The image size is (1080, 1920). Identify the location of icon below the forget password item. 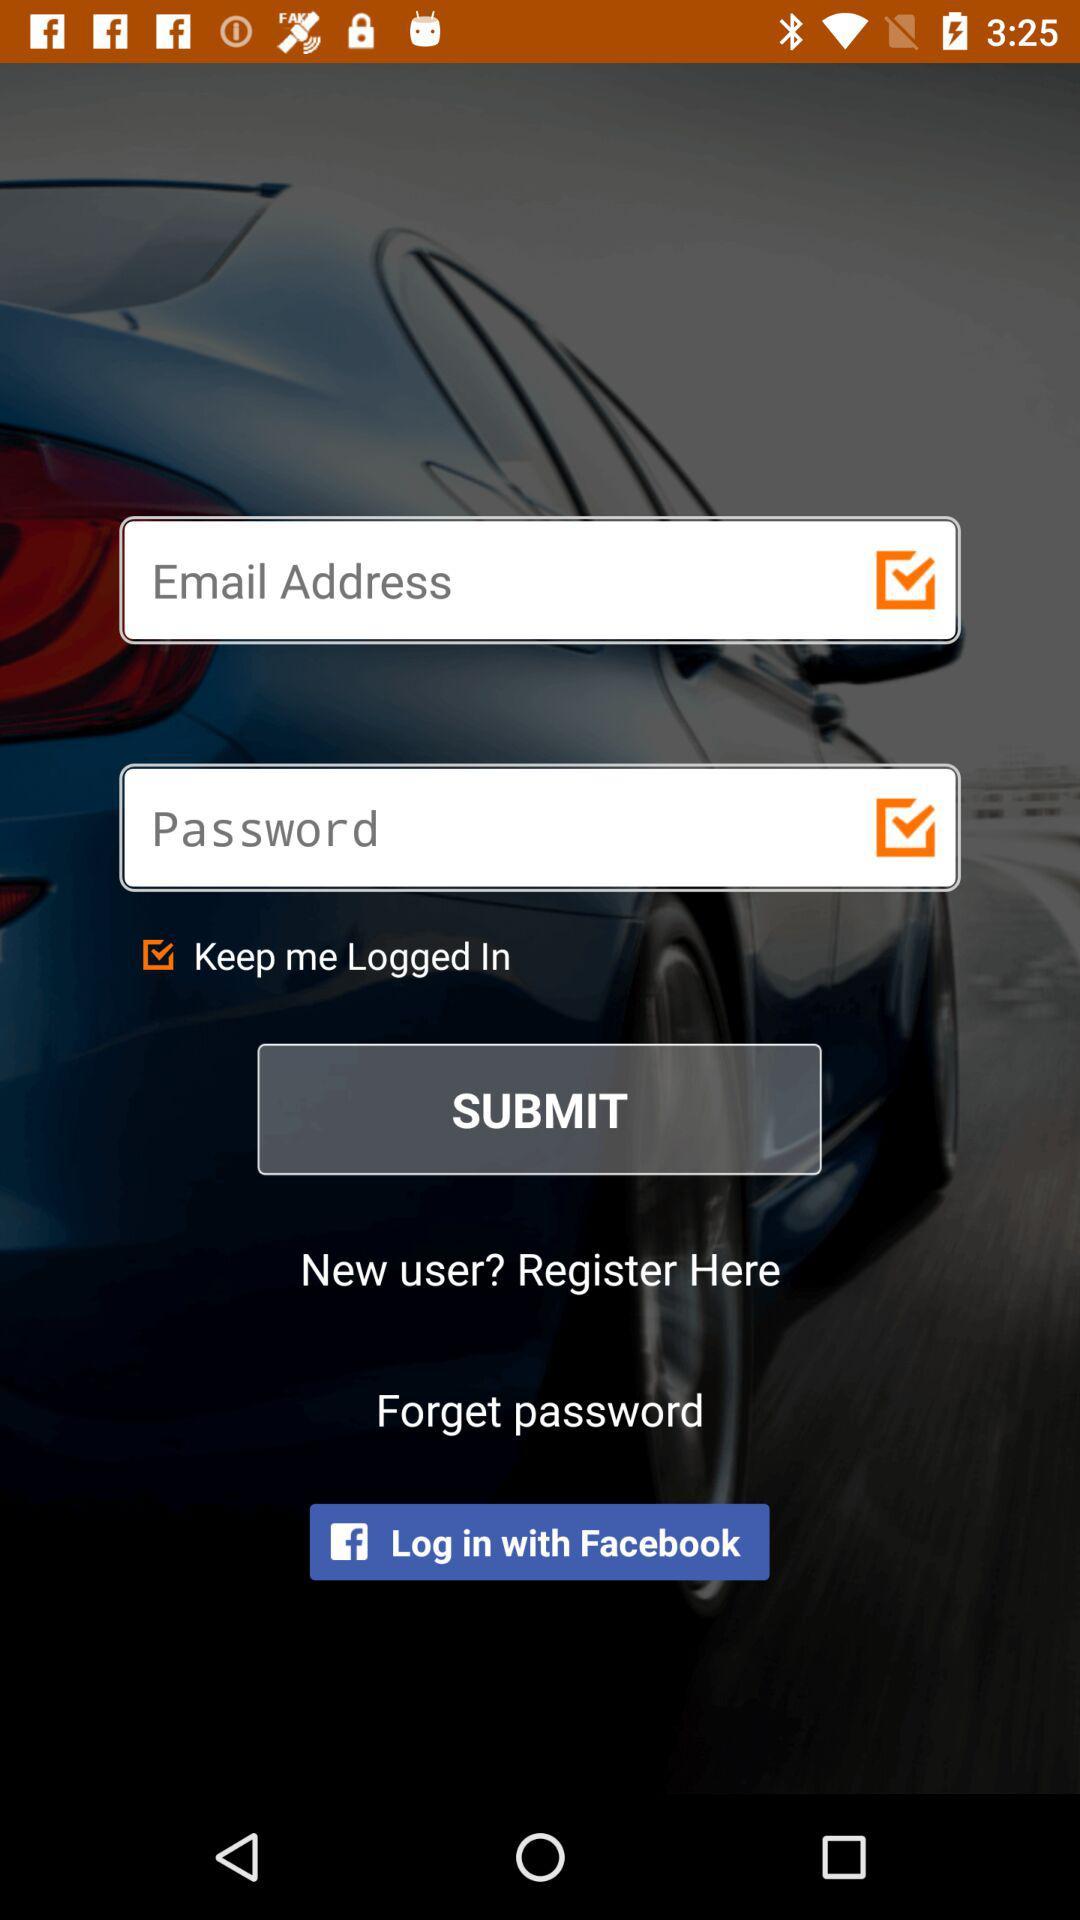
(538, 1540).